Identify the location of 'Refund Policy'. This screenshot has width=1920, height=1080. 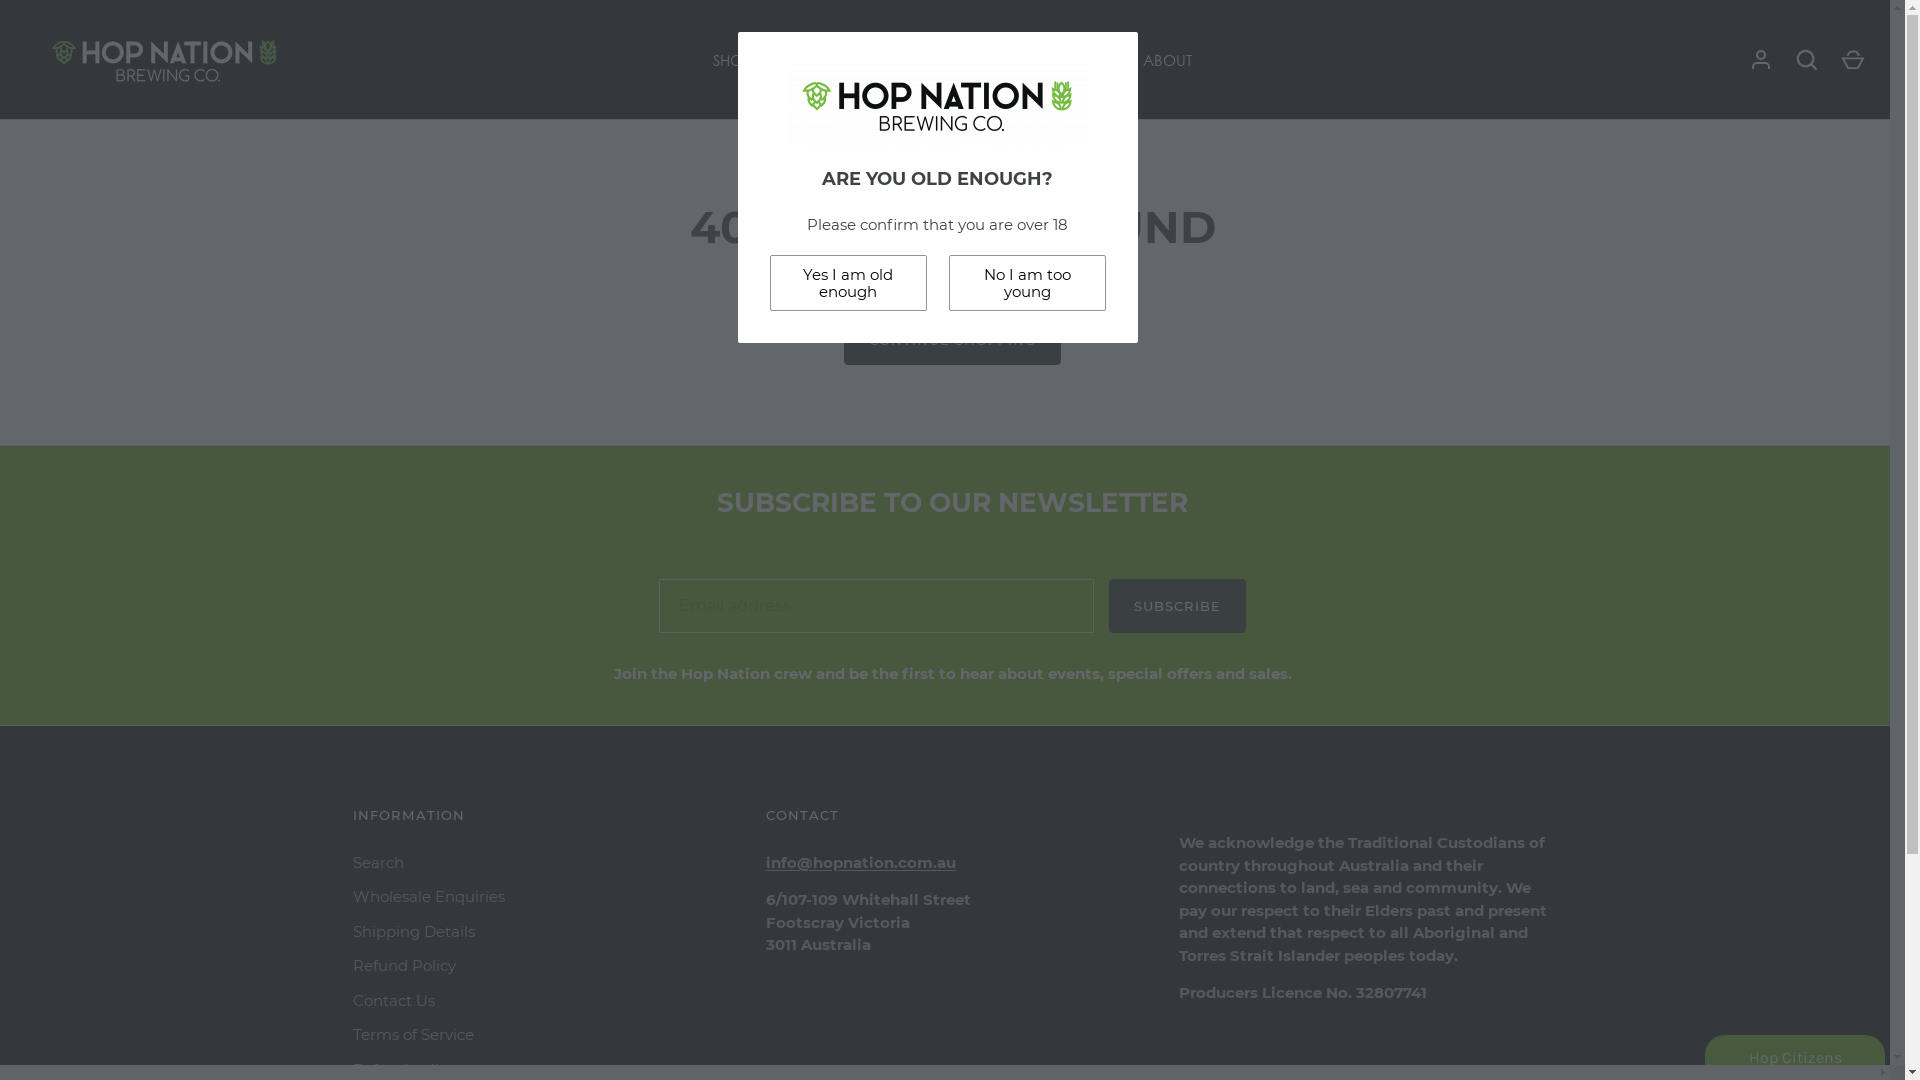
(402, 964).